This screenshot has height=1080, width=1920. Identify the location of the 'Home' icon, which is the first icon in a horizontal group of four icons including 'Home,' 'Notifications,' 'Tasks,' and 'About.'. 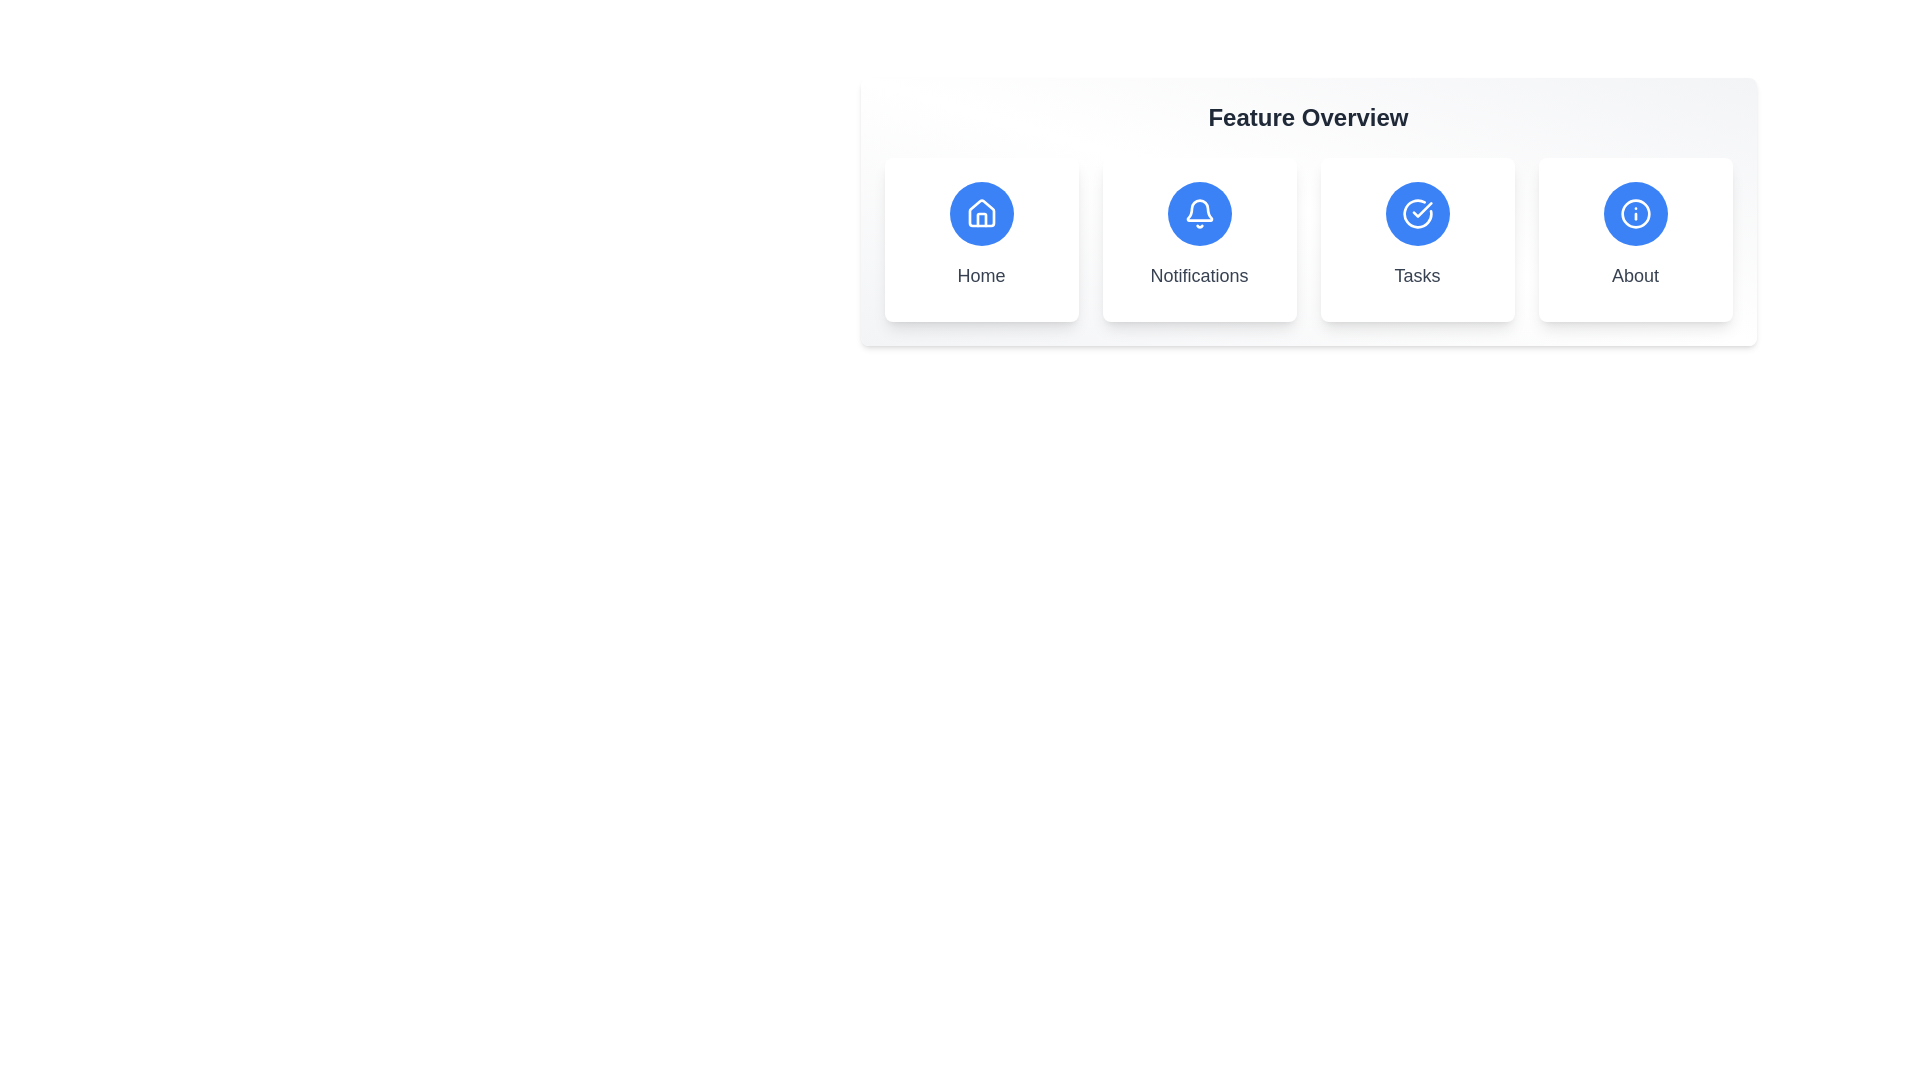
(981, 213).